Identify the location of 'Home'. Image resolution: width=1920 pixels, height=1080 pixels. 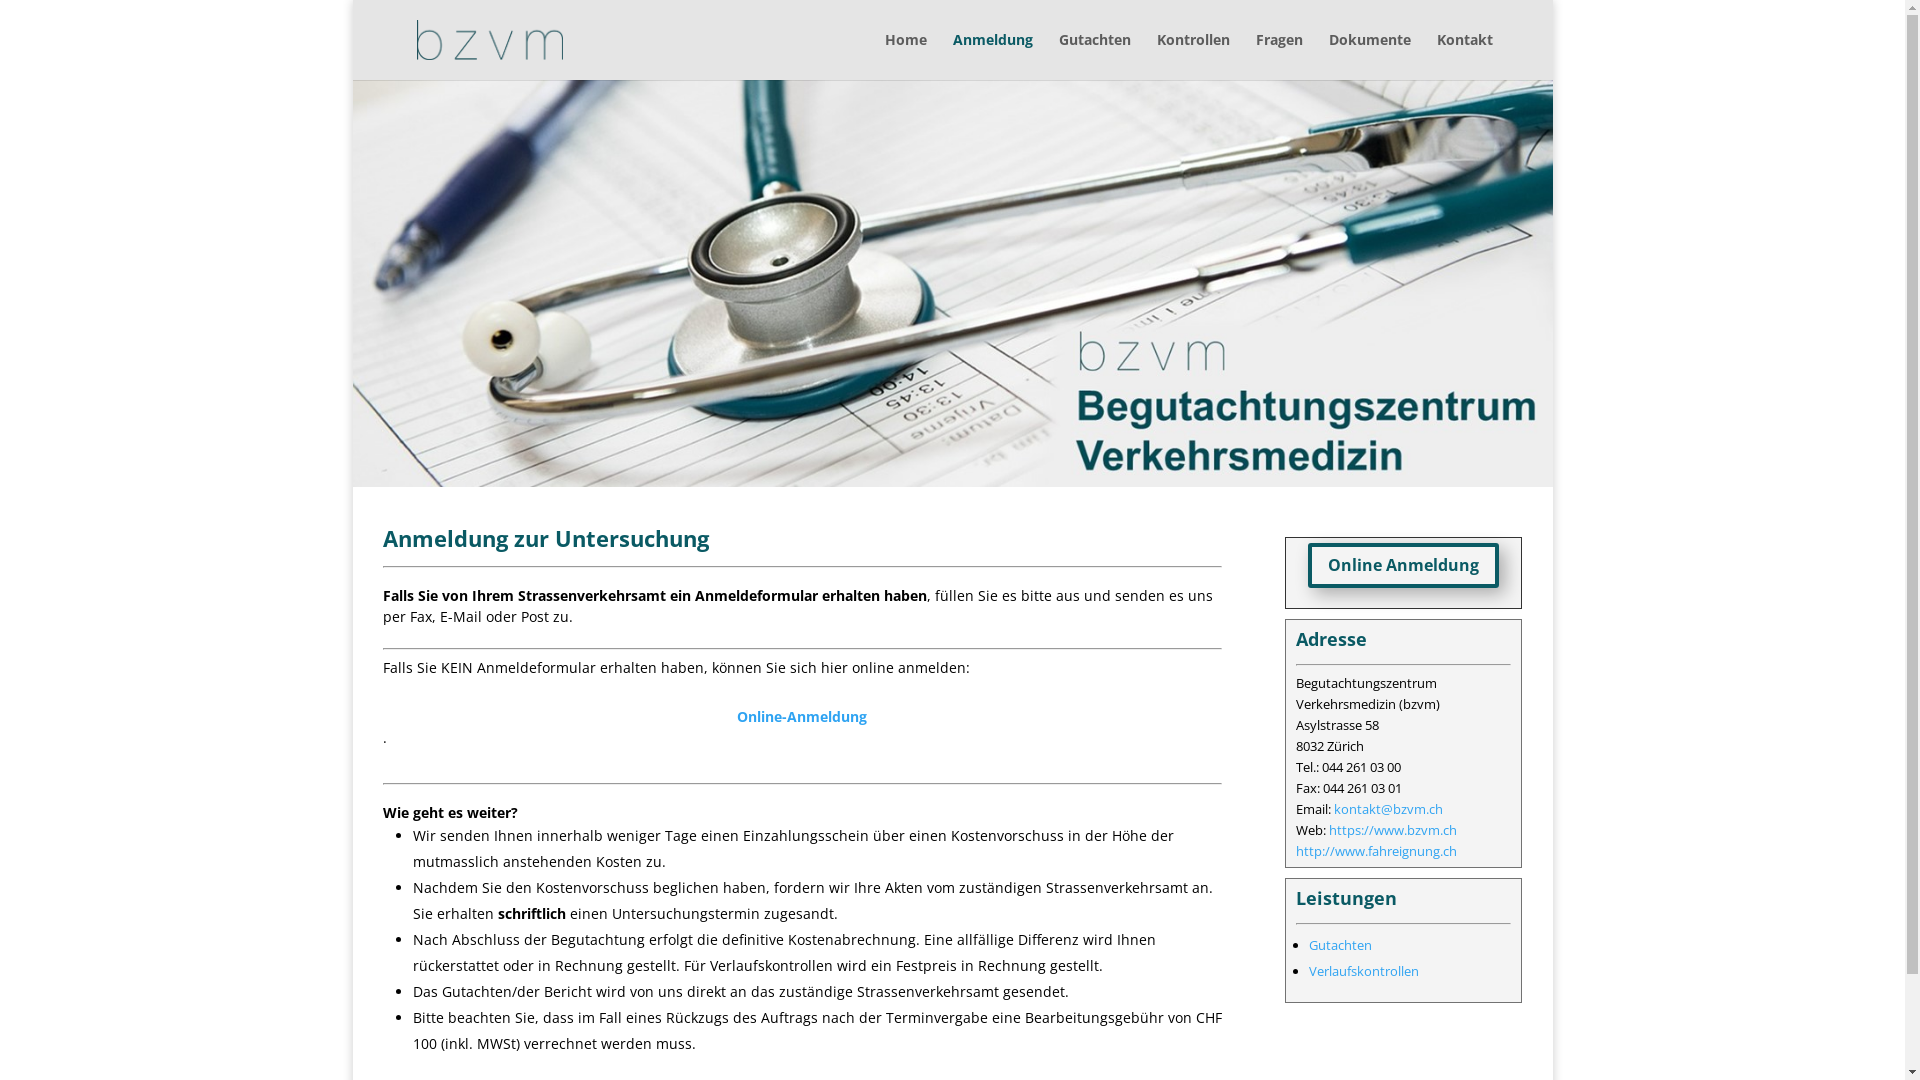
(904, 55).